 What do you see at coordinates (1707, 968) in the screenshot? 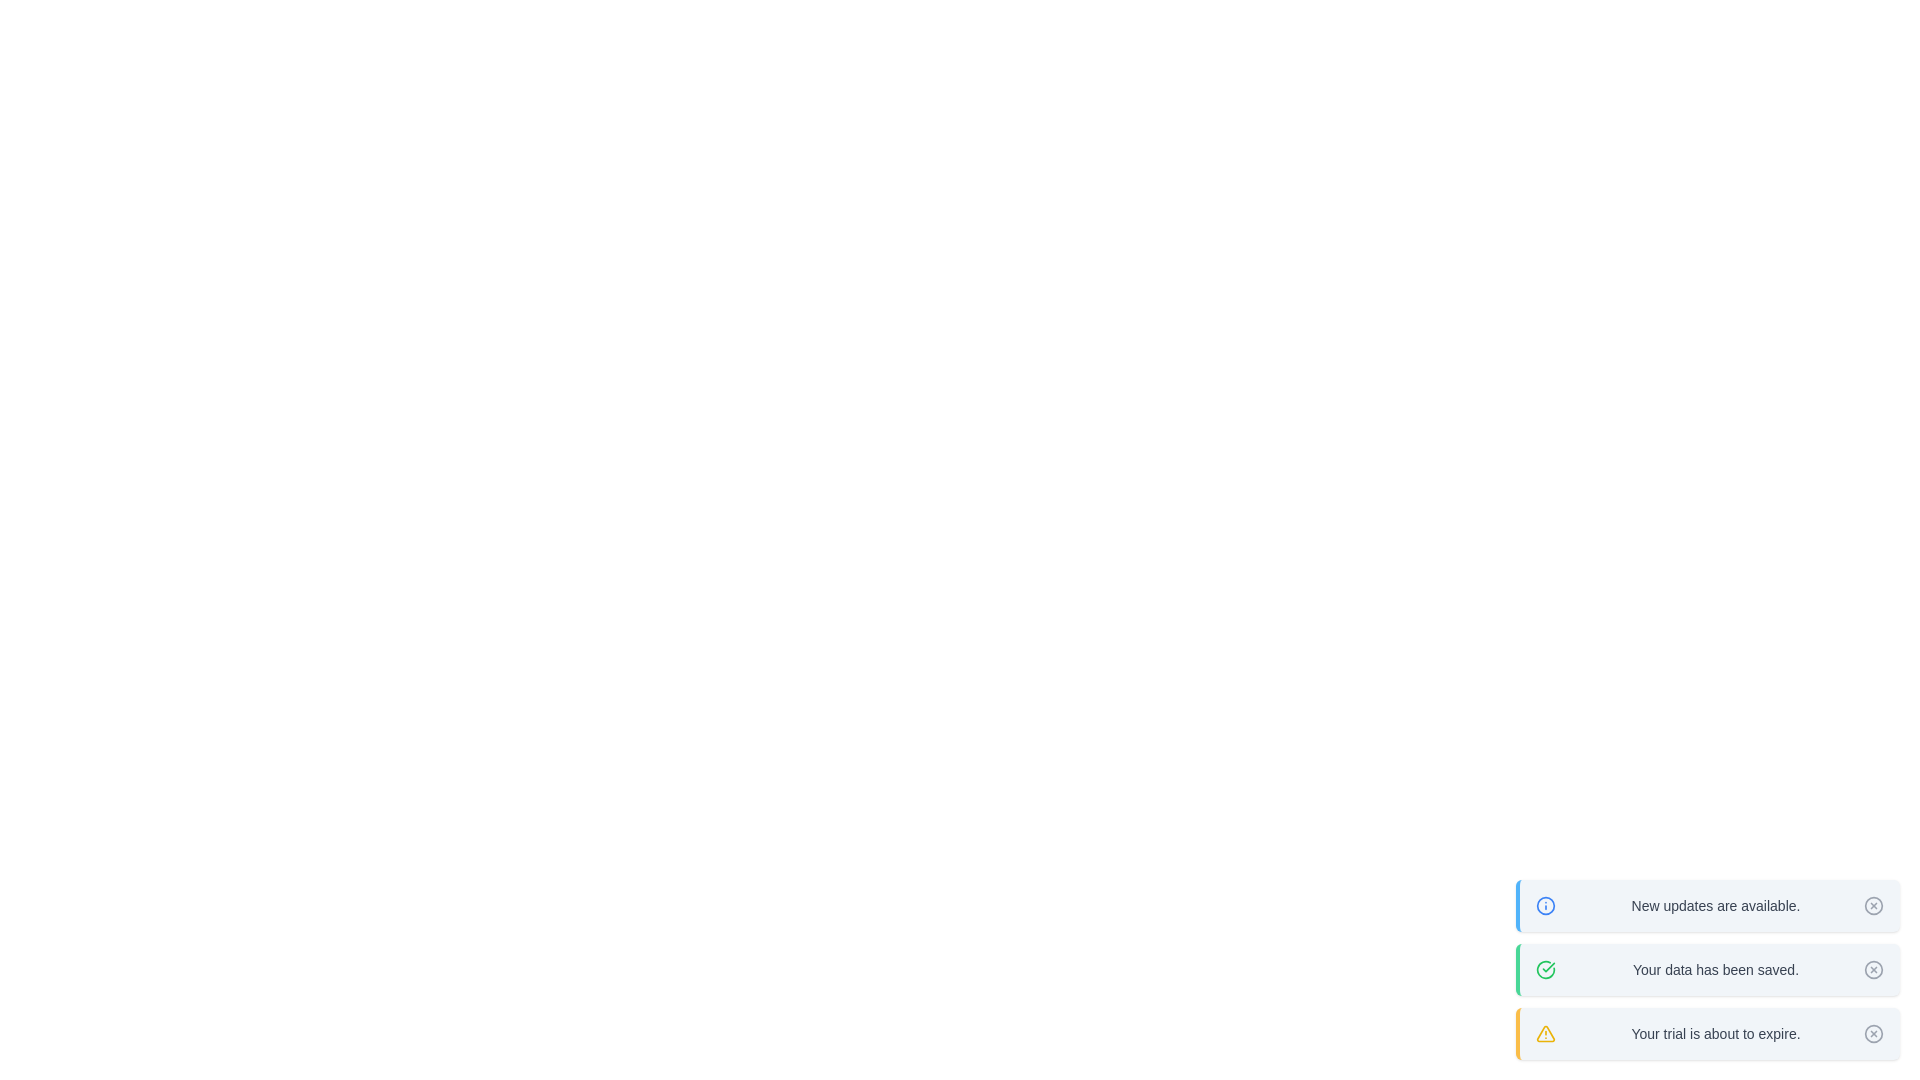
I see `the close icon on the second notification in the stack, which informs the user that their data has been saved successfully` at bounding box center [1707, 968].